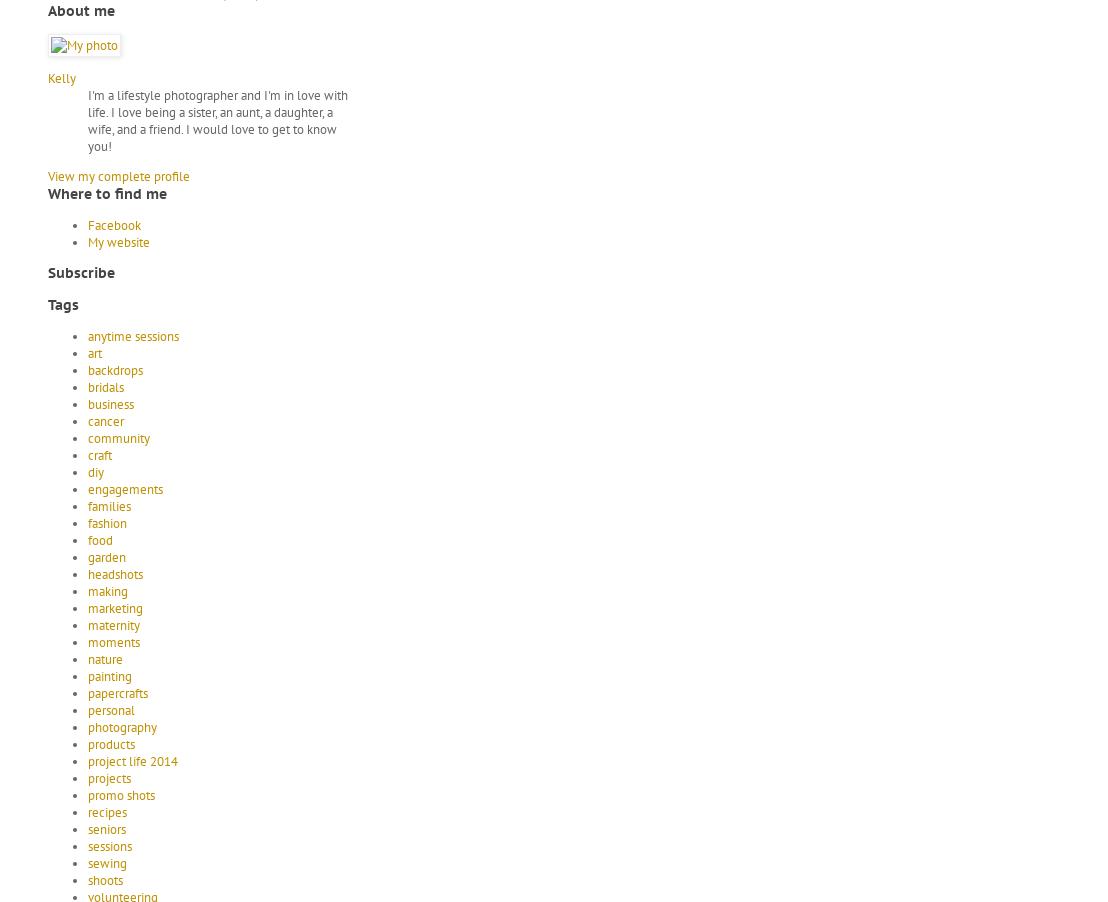 This screenshot has height=902, width=1108. I want to click on 'business', so click(111, 403).